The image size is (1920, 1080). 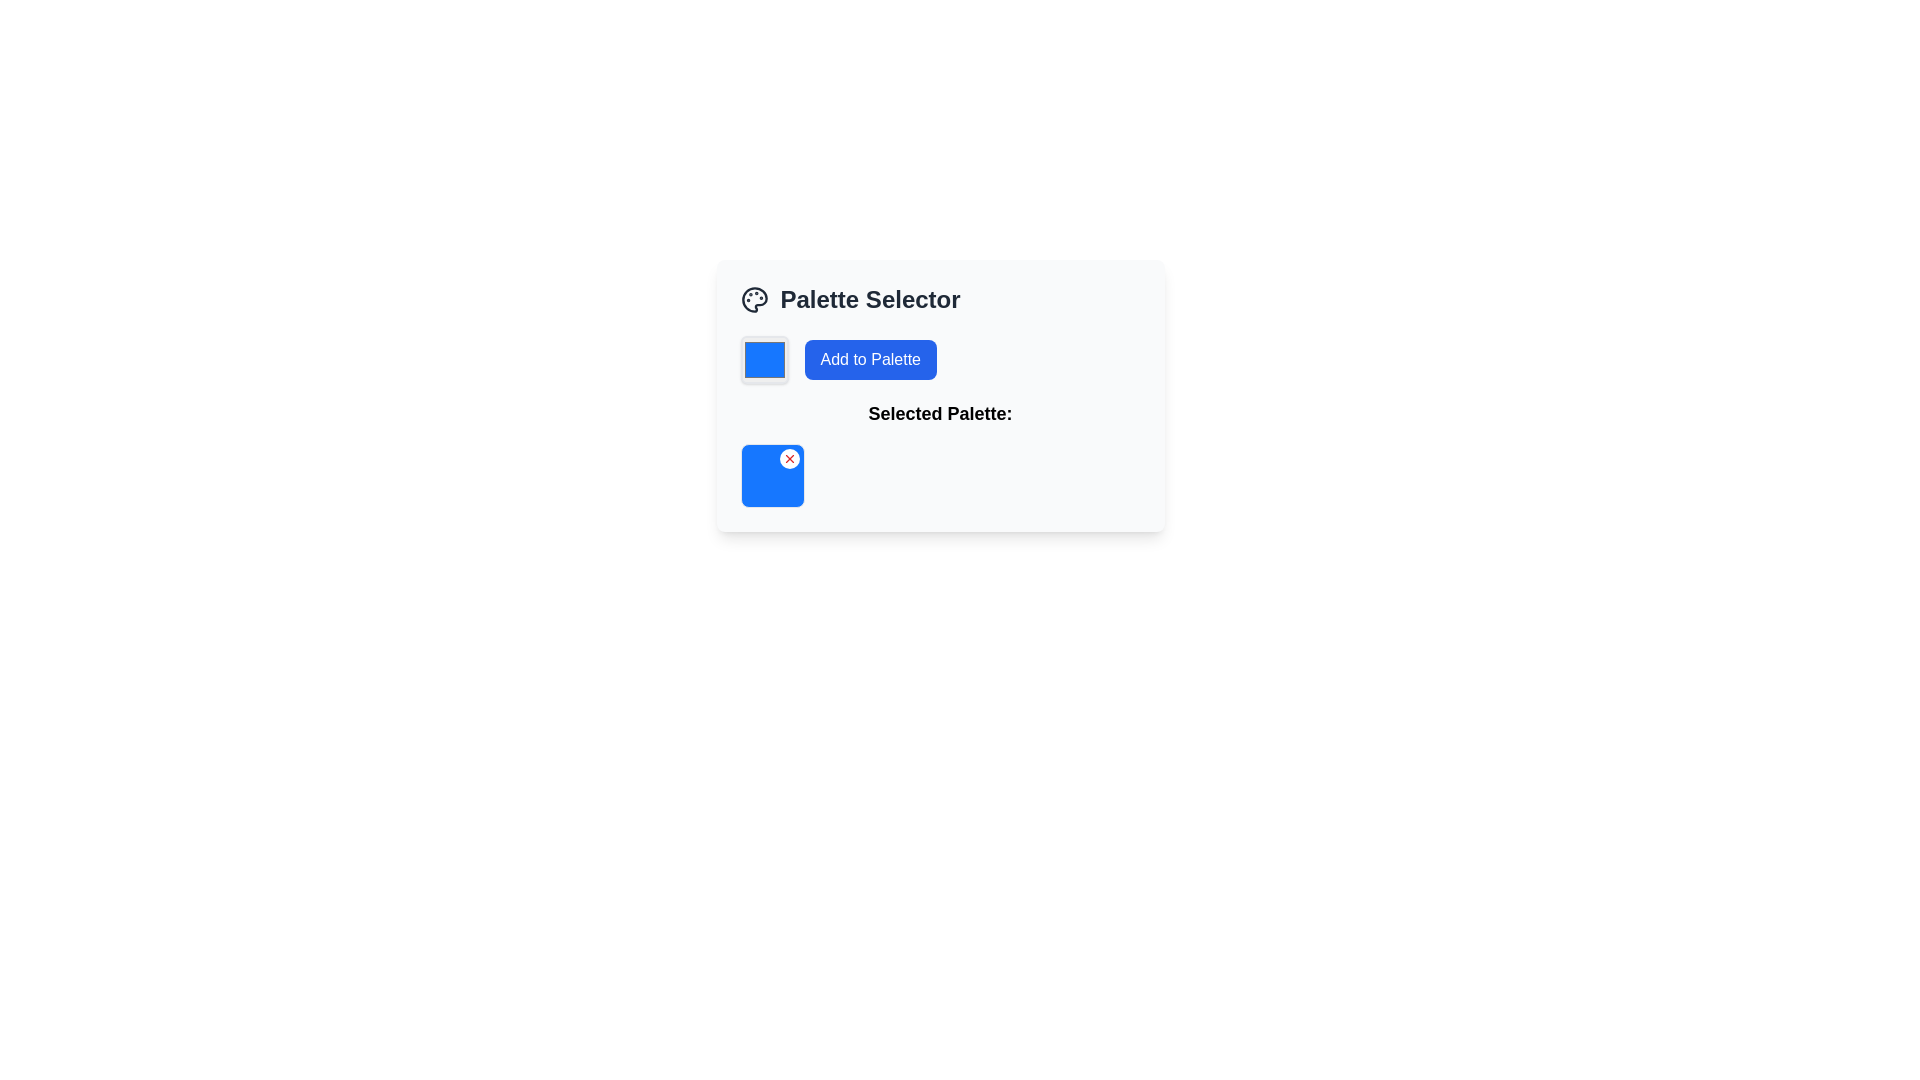 I want to click on the button located in the upper-right area of the 'Palette Selector' panel, so click(x=870, y=358).